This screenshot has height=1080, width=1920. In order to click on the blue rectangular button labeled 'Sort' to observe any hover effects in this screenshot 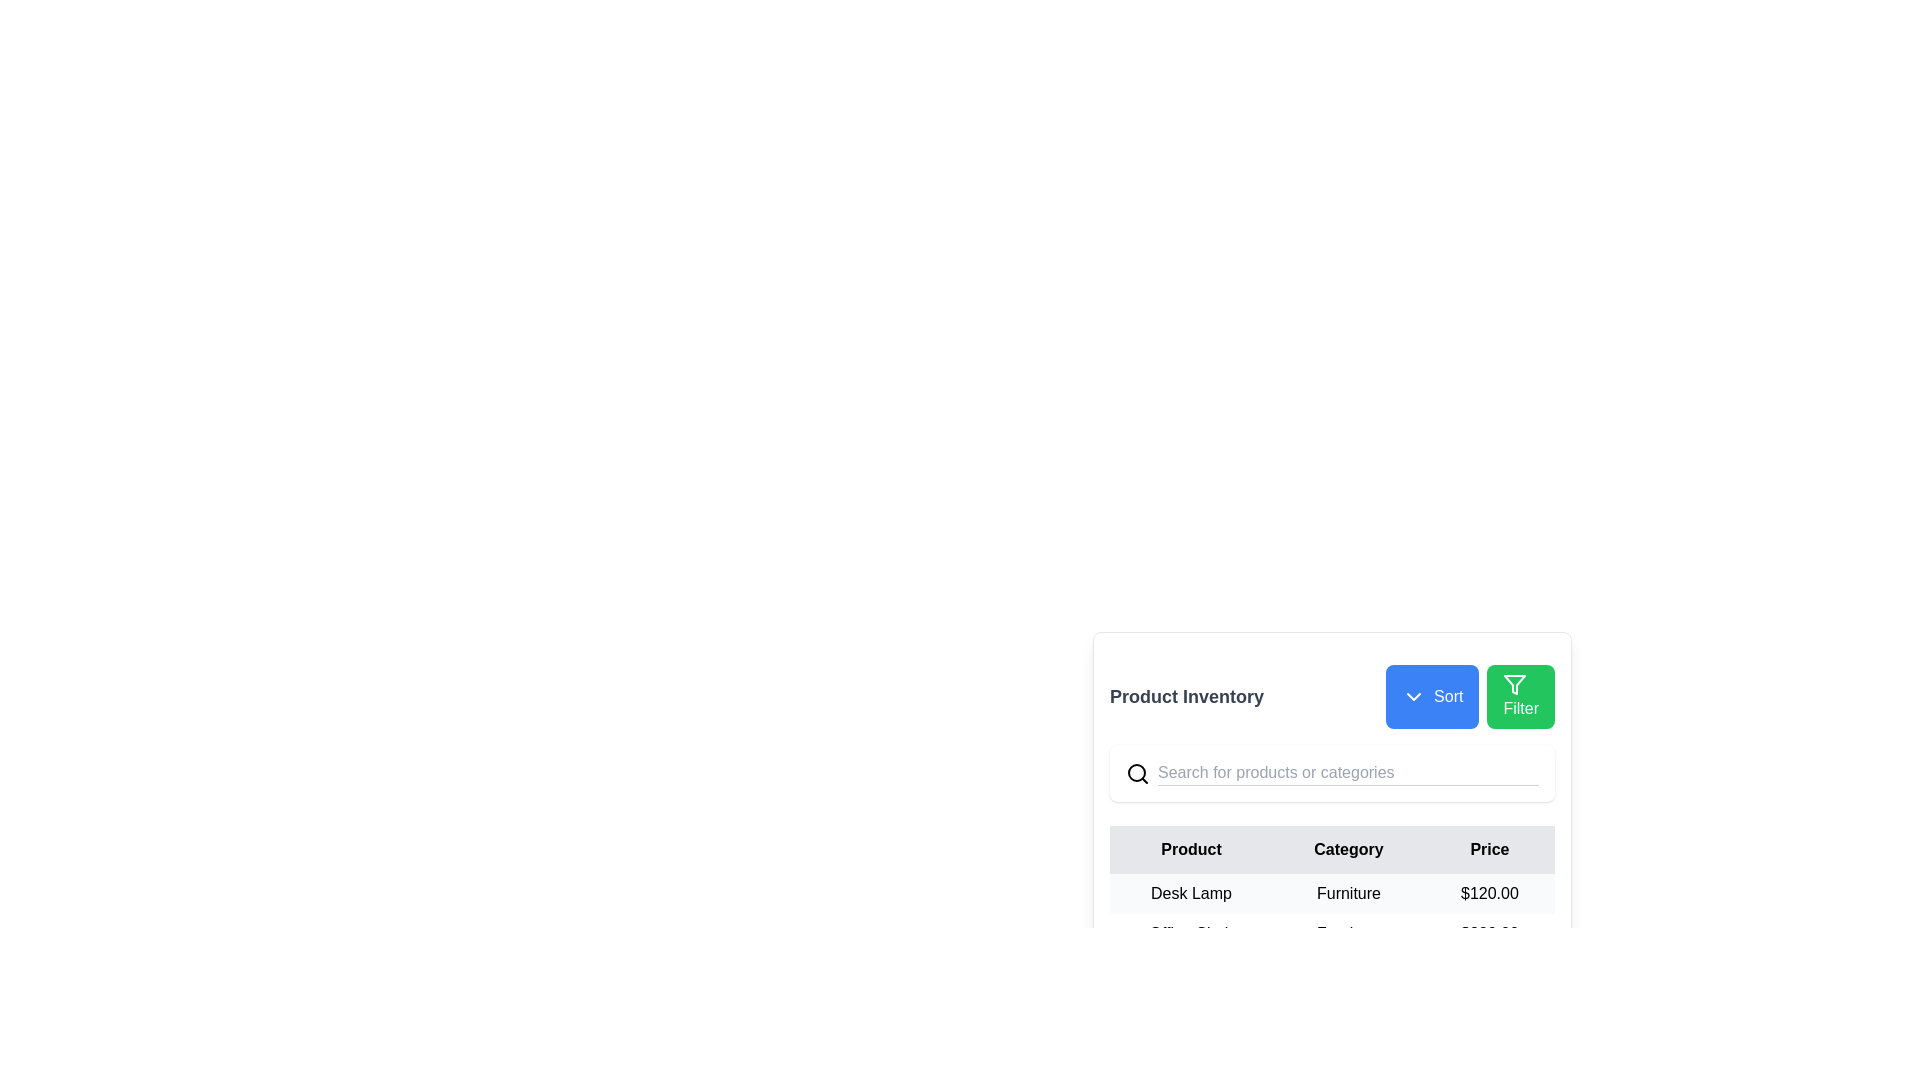, I will do `click(1431, 696)`.